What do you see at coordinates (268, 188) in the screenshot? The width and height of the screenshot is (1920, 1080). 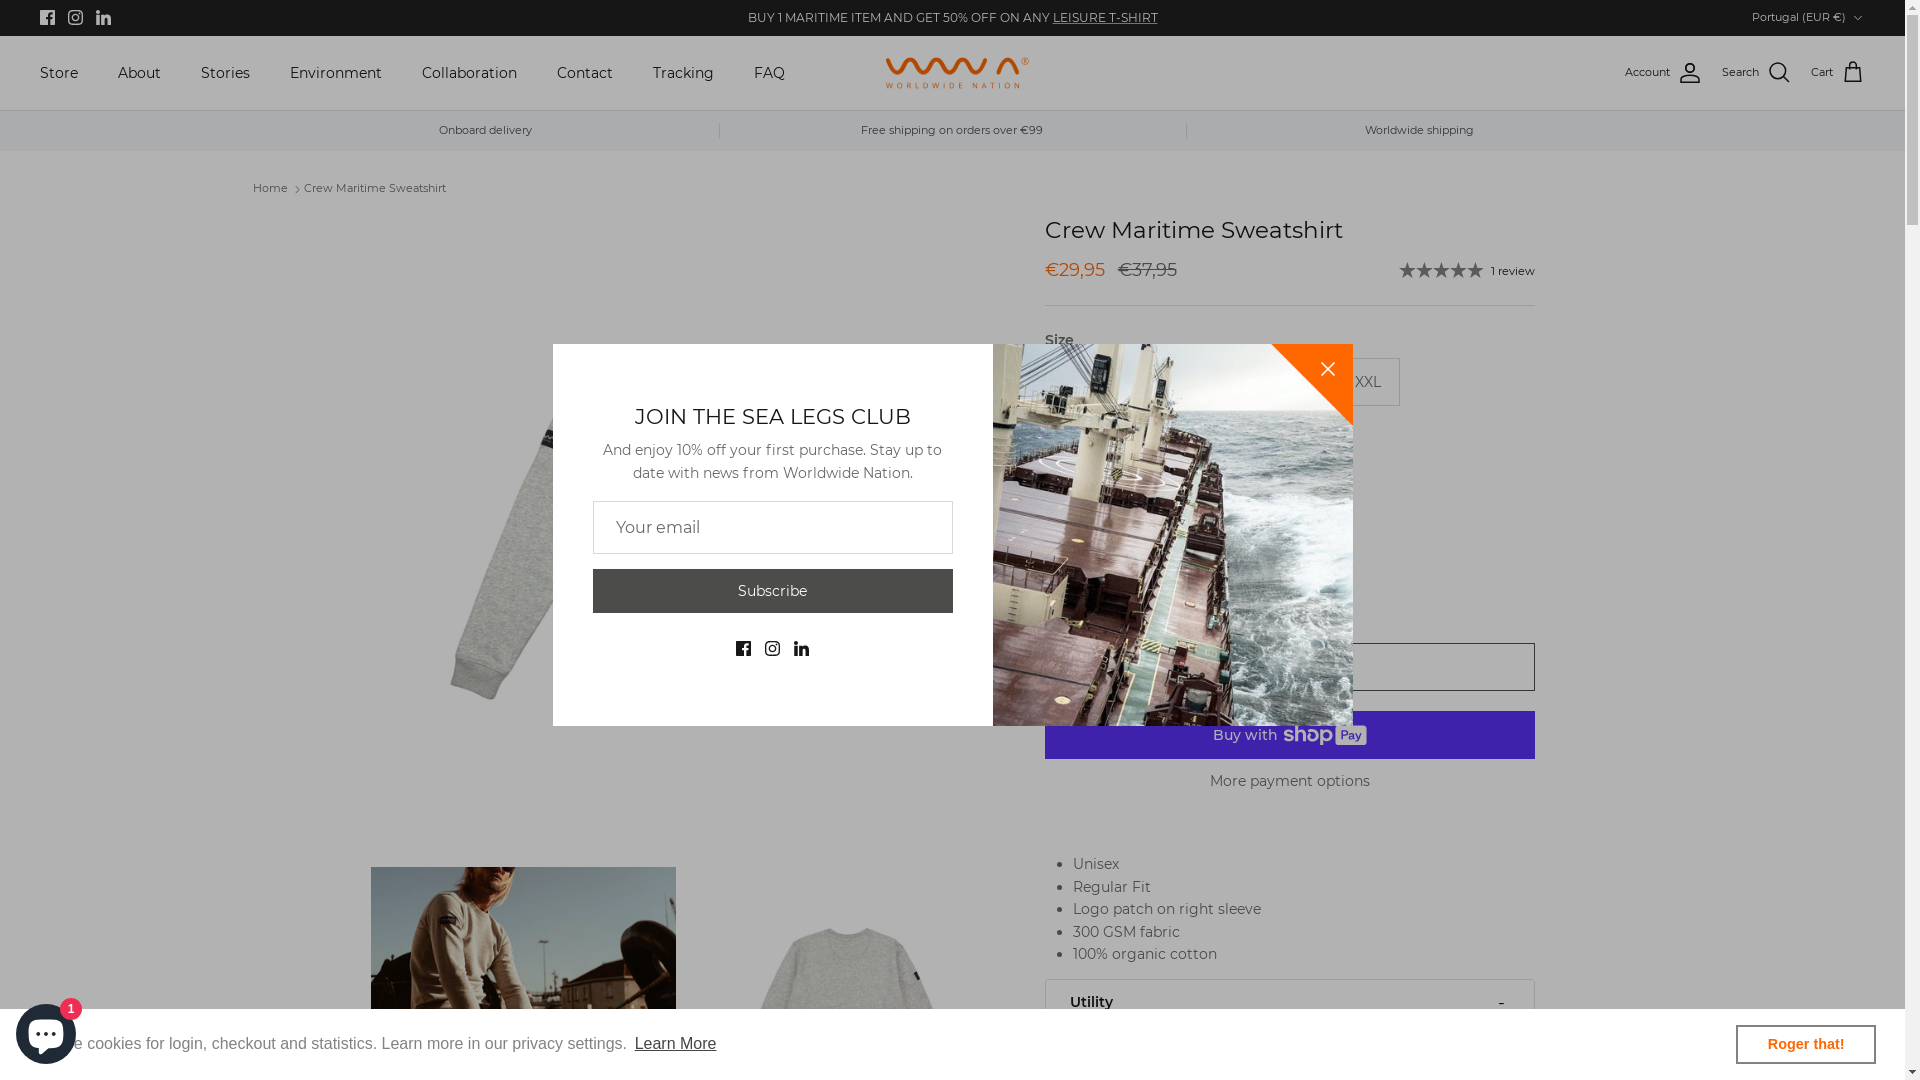 I see `'Home'` at bounding box center [268, 188].